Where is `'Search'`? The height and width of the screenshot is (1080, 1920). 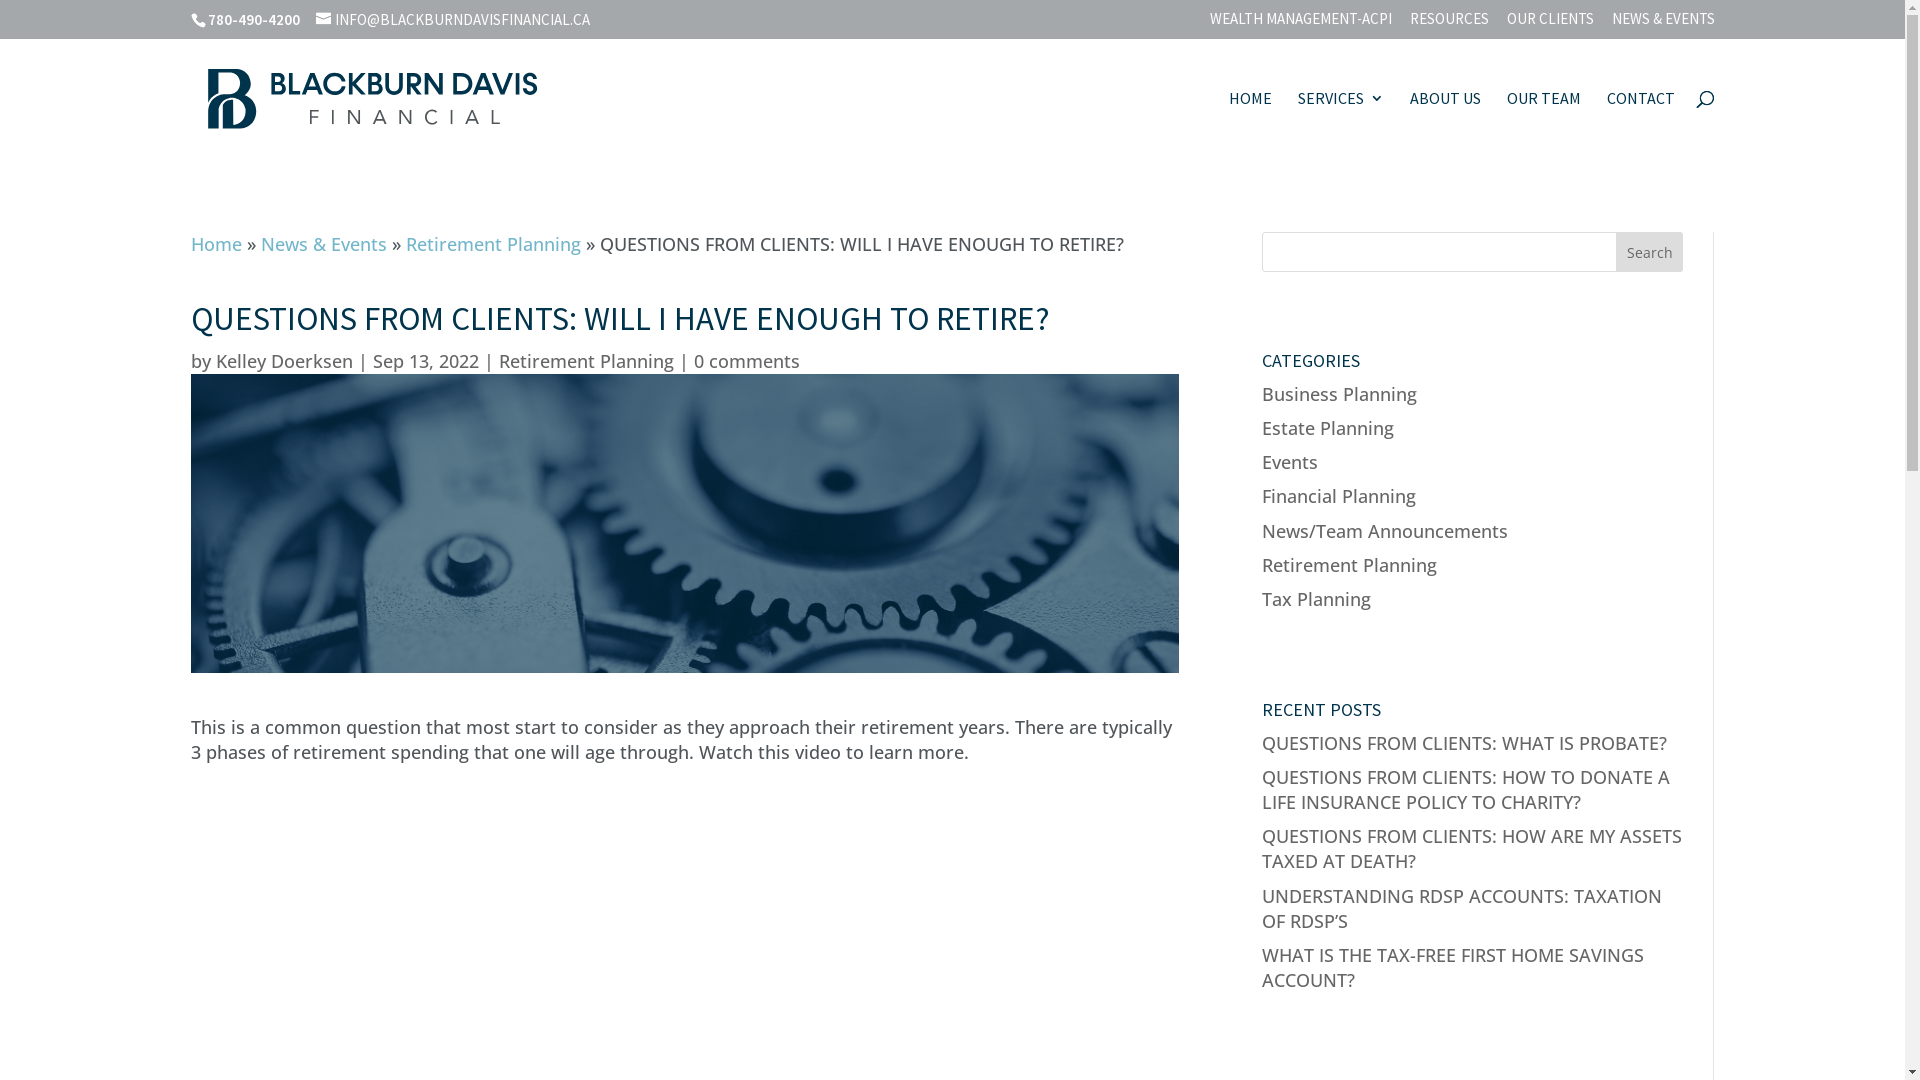 'Search' is located at coordinates (1650, 250).